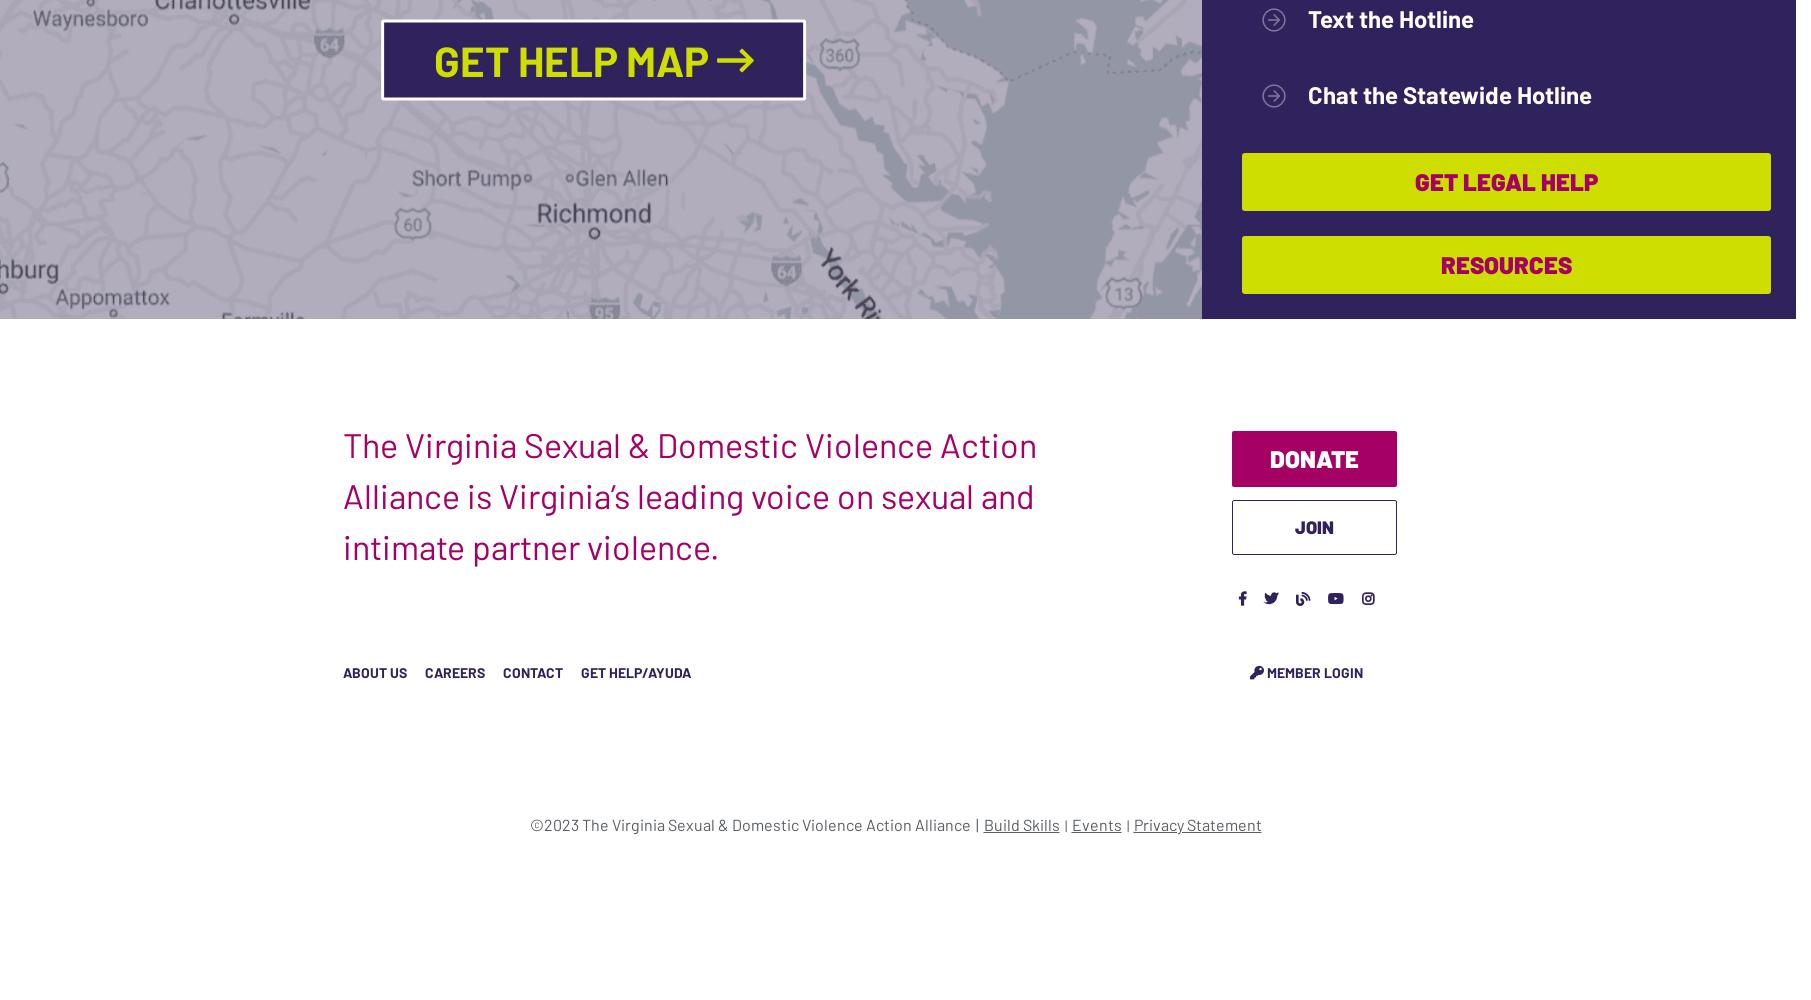 Image resolution: width=1811 pixels, height=1000 pixels. Describe the element at coordinates (374, 671) in the screenshot. I see `'About Us'` at that location.